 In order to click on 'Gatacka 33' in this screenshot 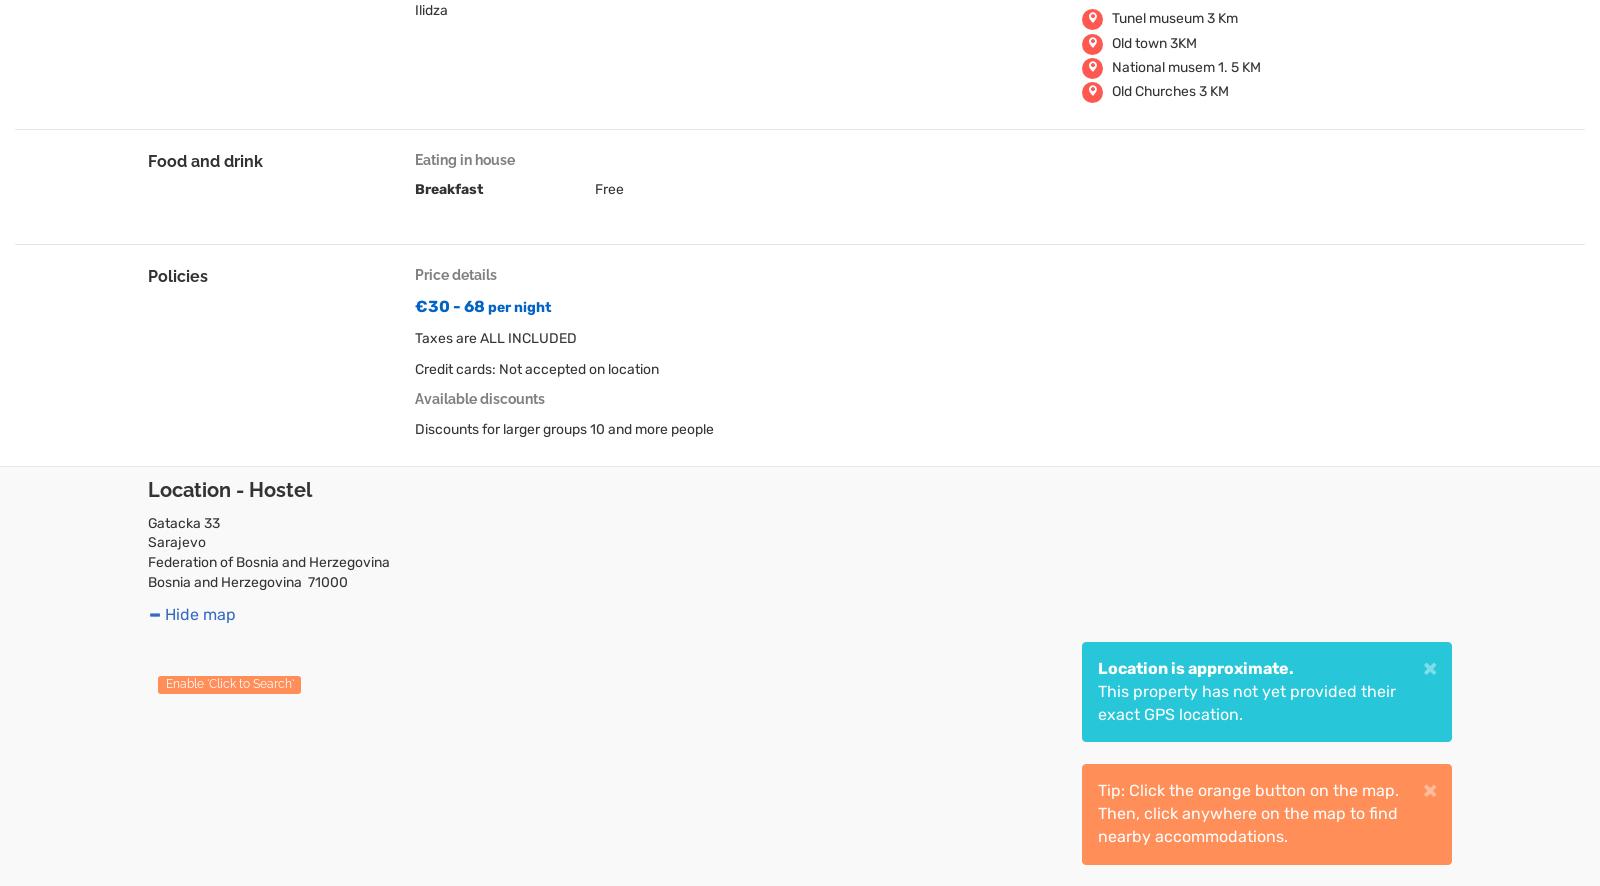, I will do `click(147, 521)`.